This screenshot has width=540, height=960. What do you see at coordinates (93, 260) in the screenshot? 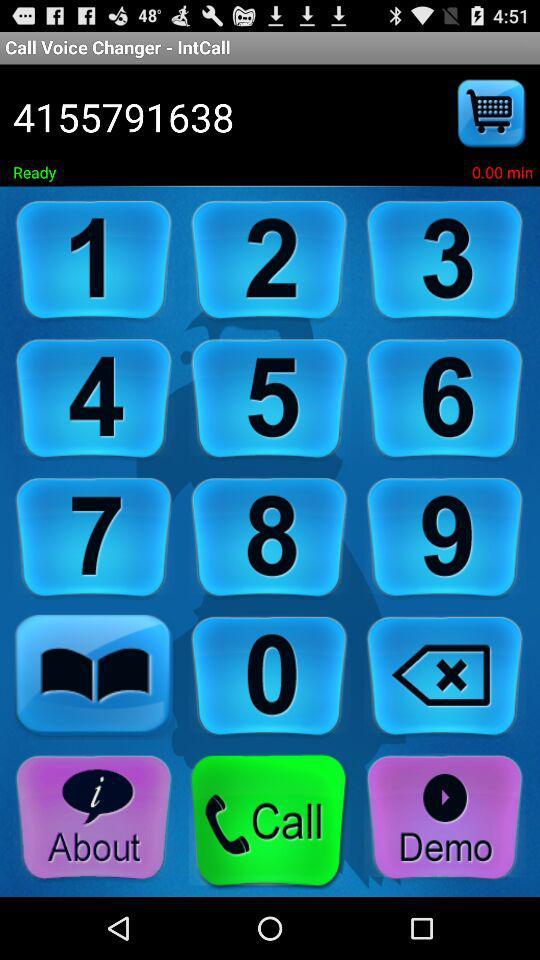
I see `the number one` at bounding box center [93, 260].